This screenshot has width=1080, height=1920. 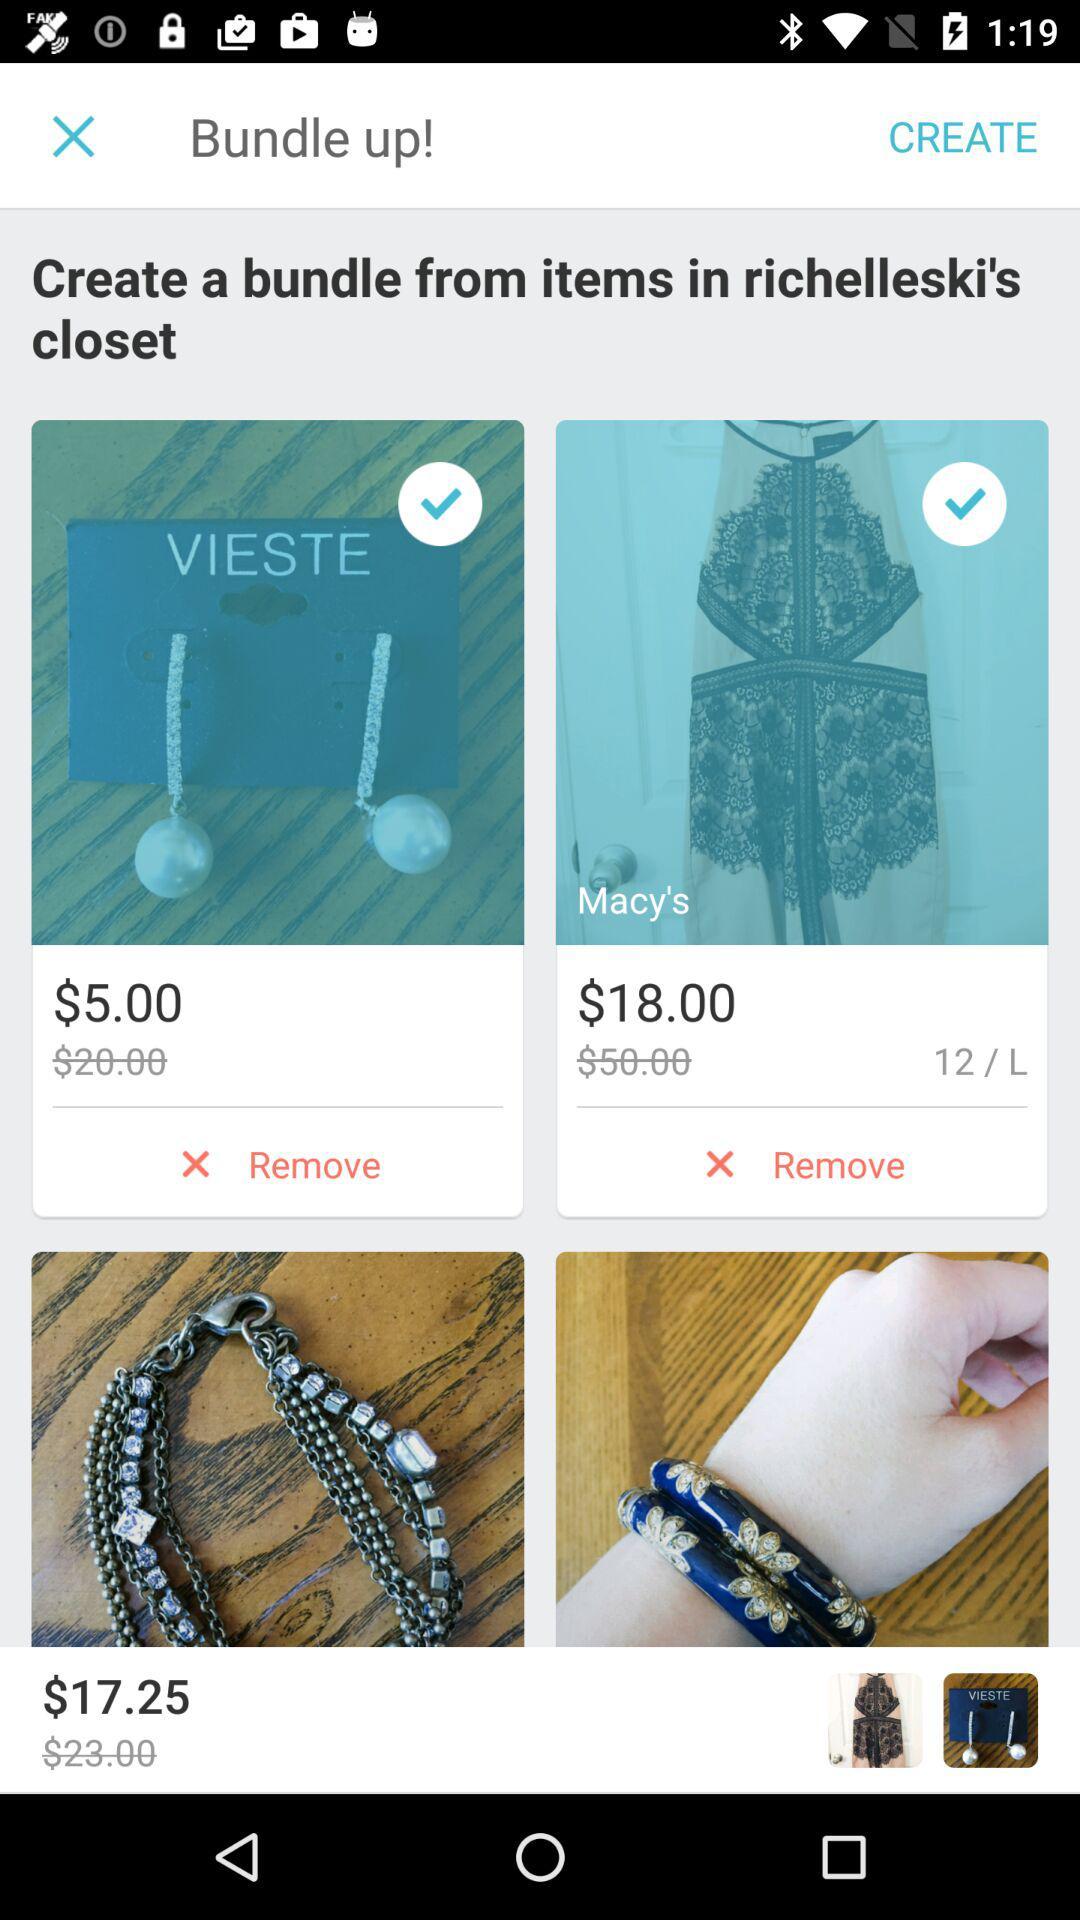 I want to click on the image shown right to 1725 at the bottom of the page, so click(x=874, y=1719).